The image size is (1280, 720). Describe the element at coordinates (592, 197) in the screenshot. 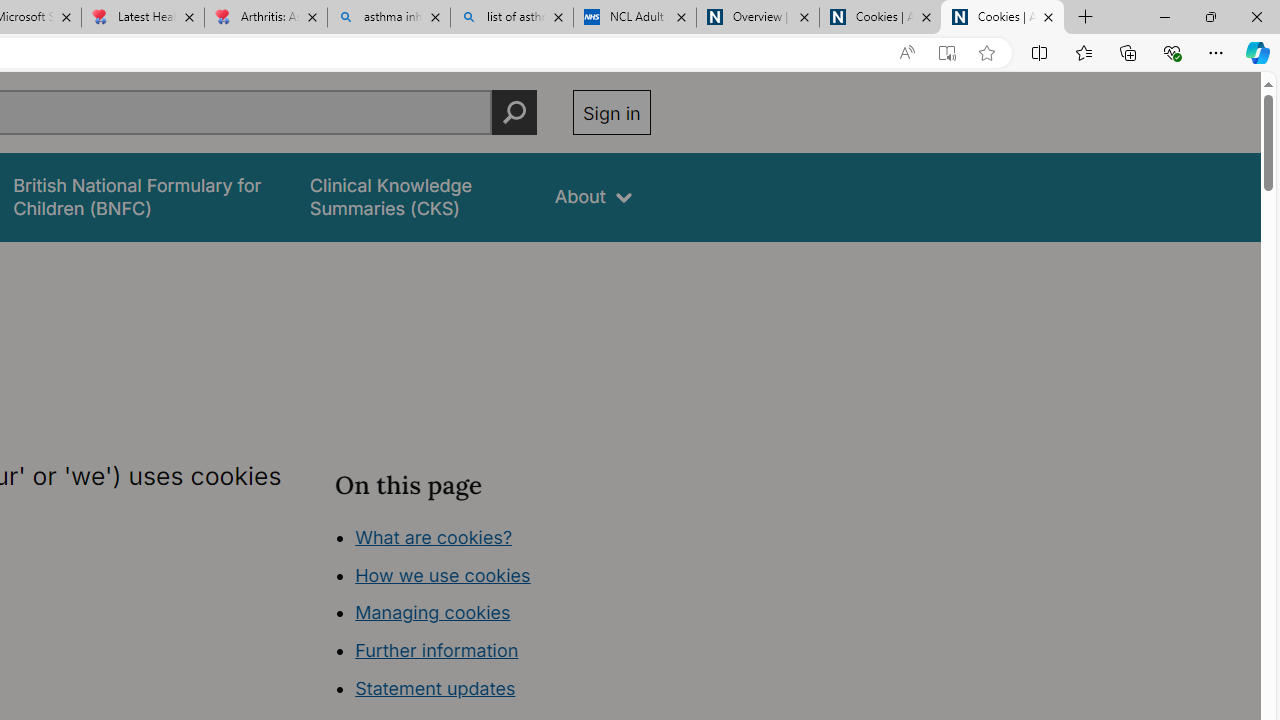

I see `'About'` at that location.